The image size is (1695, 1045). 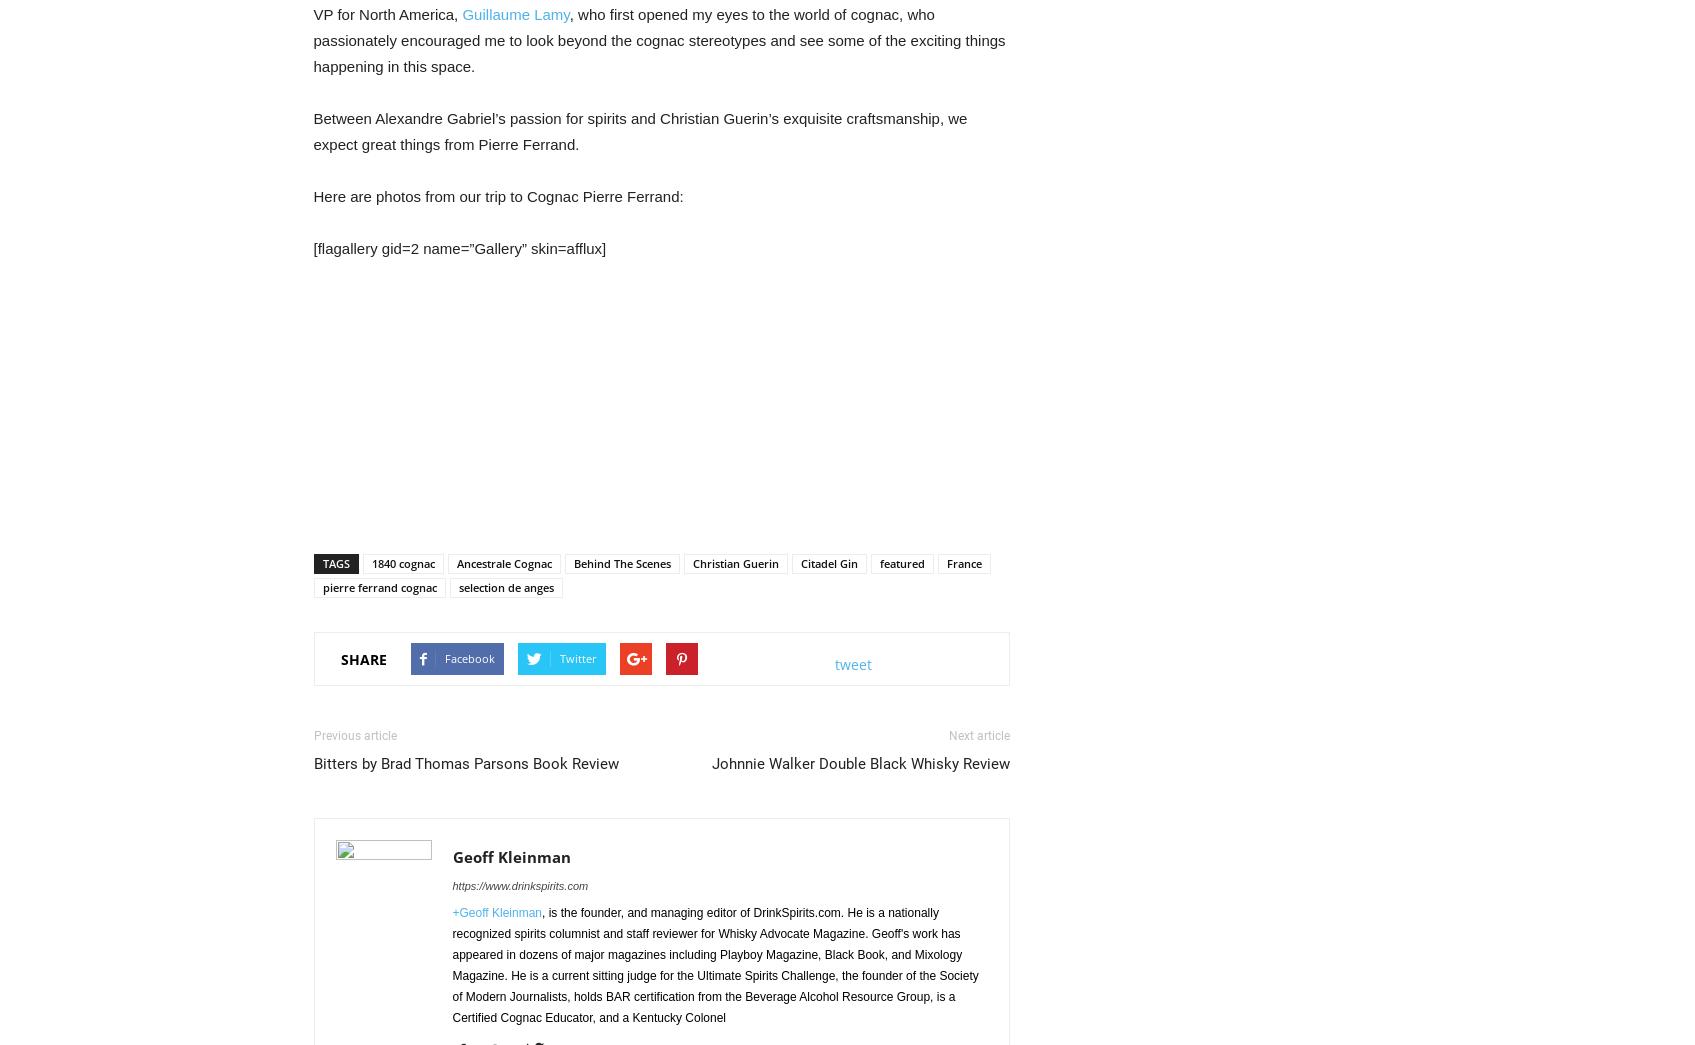 What do you see at coordinates (733, 563) in the screenshot?
I see `'Christian Guerin'` at bounding box center [733, 563].